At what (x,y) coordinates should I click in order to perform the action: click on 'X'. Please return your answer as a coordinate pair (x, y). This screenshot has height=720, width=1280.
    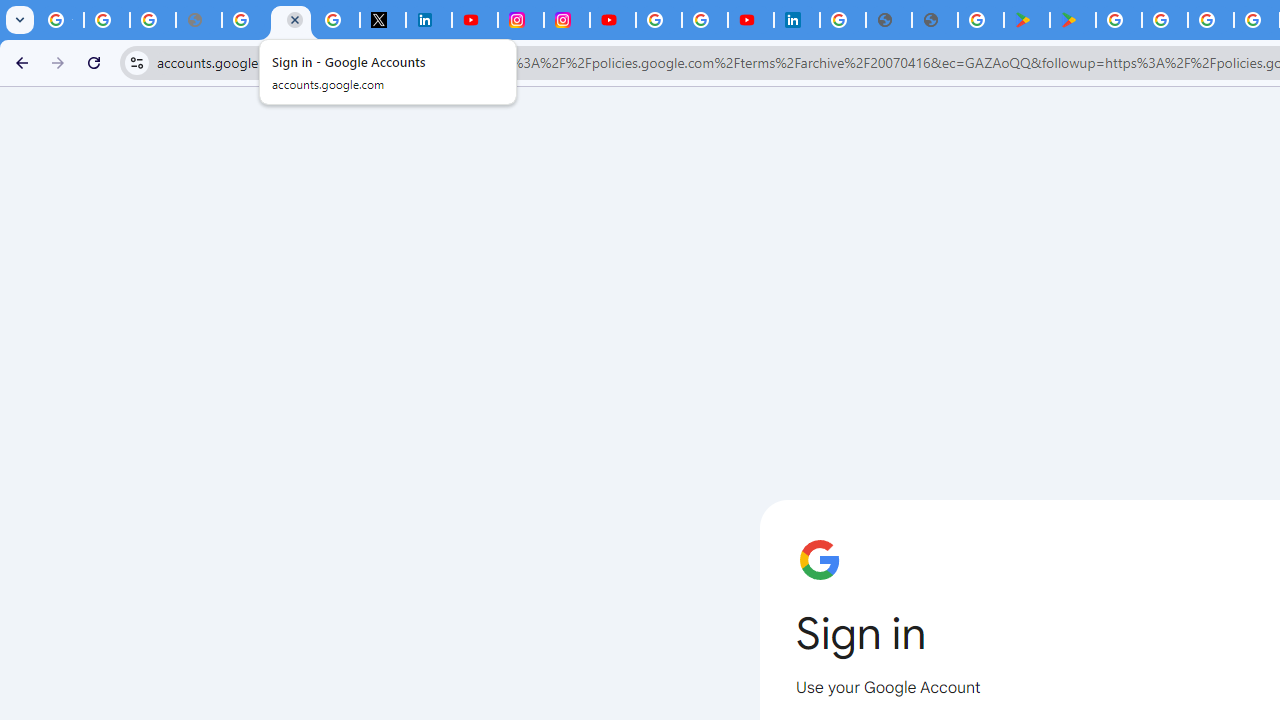
    Looking at the image, I should click on (382, 20).